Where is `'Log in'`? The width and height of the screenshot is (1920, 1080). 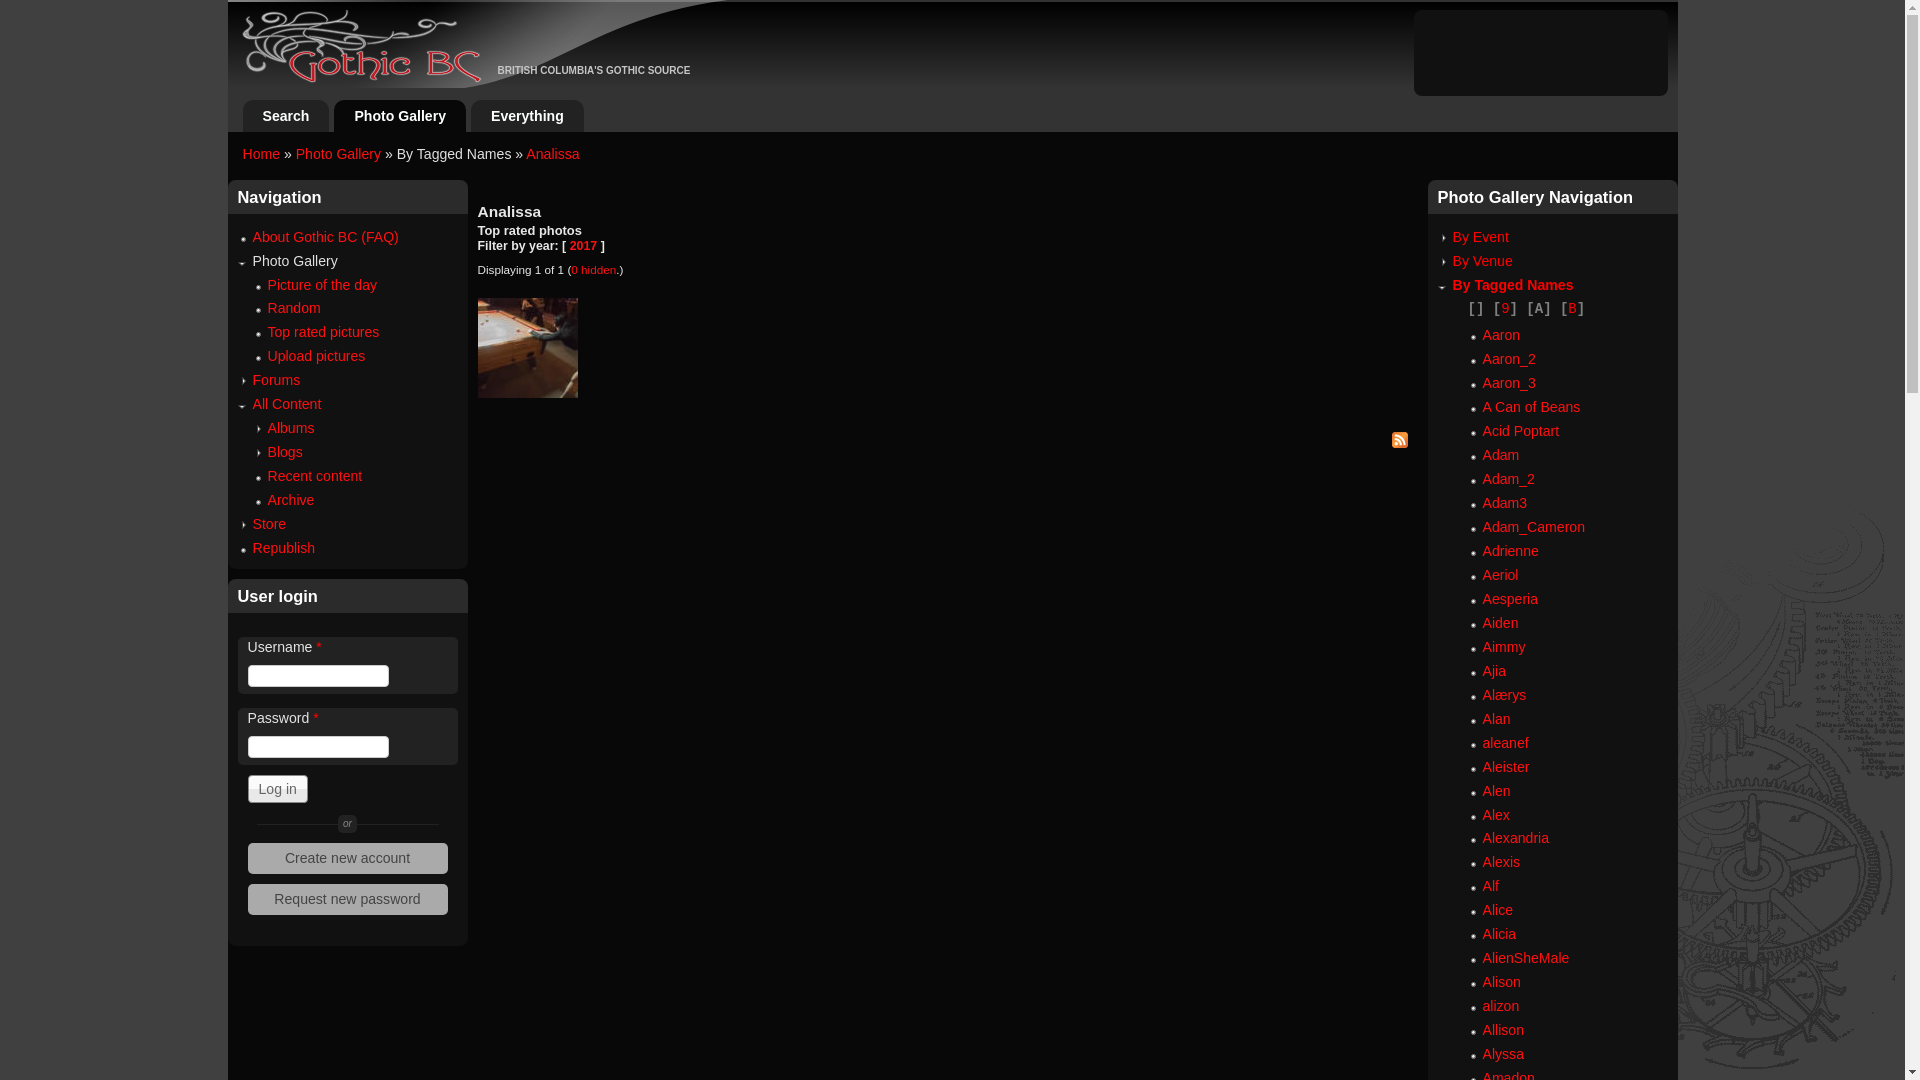
'Log in' is located at coordinates (277, 788).